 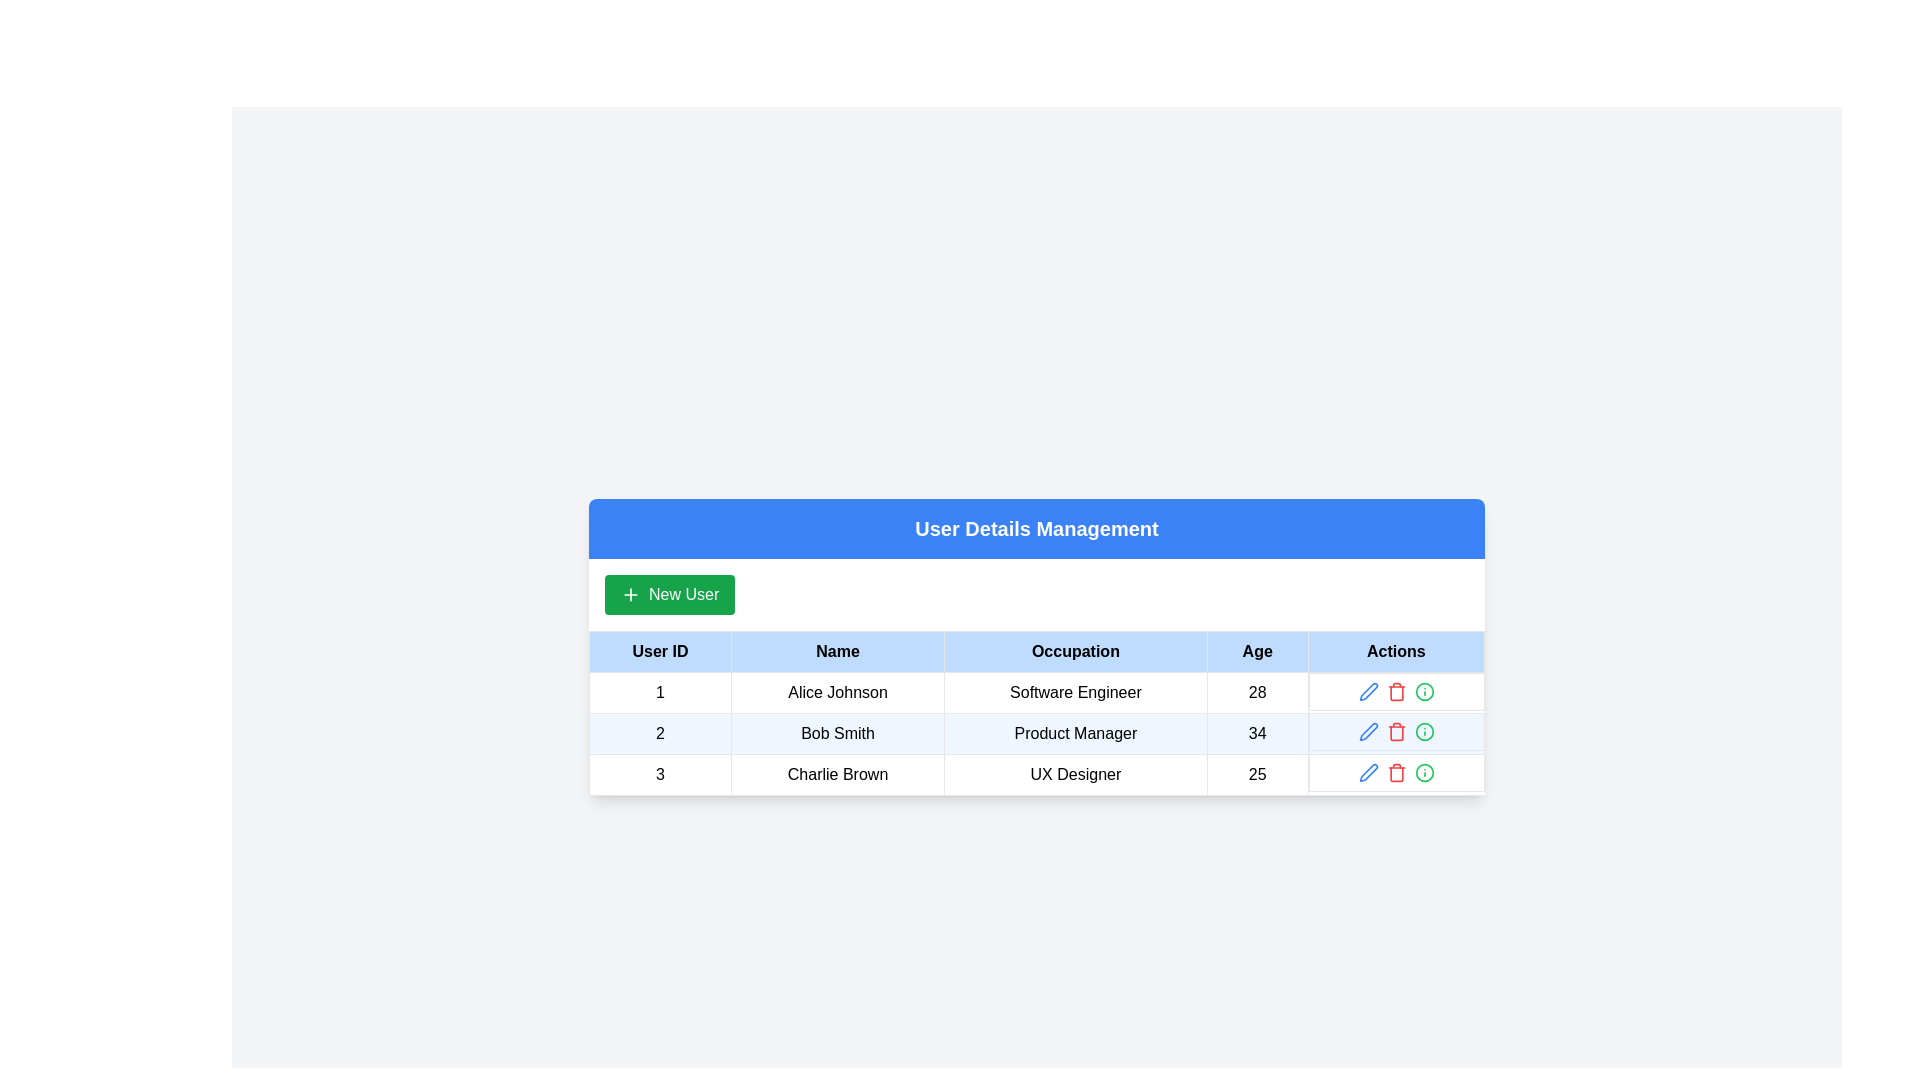 What do you see at coordinates (1395, 690) in the screenshot?
I see `the red delete icon in the Action button group positioned at the rightmost part of the first row of the table under the 'Actions' column to confirm deletion` at bounding box center [1395, 690].